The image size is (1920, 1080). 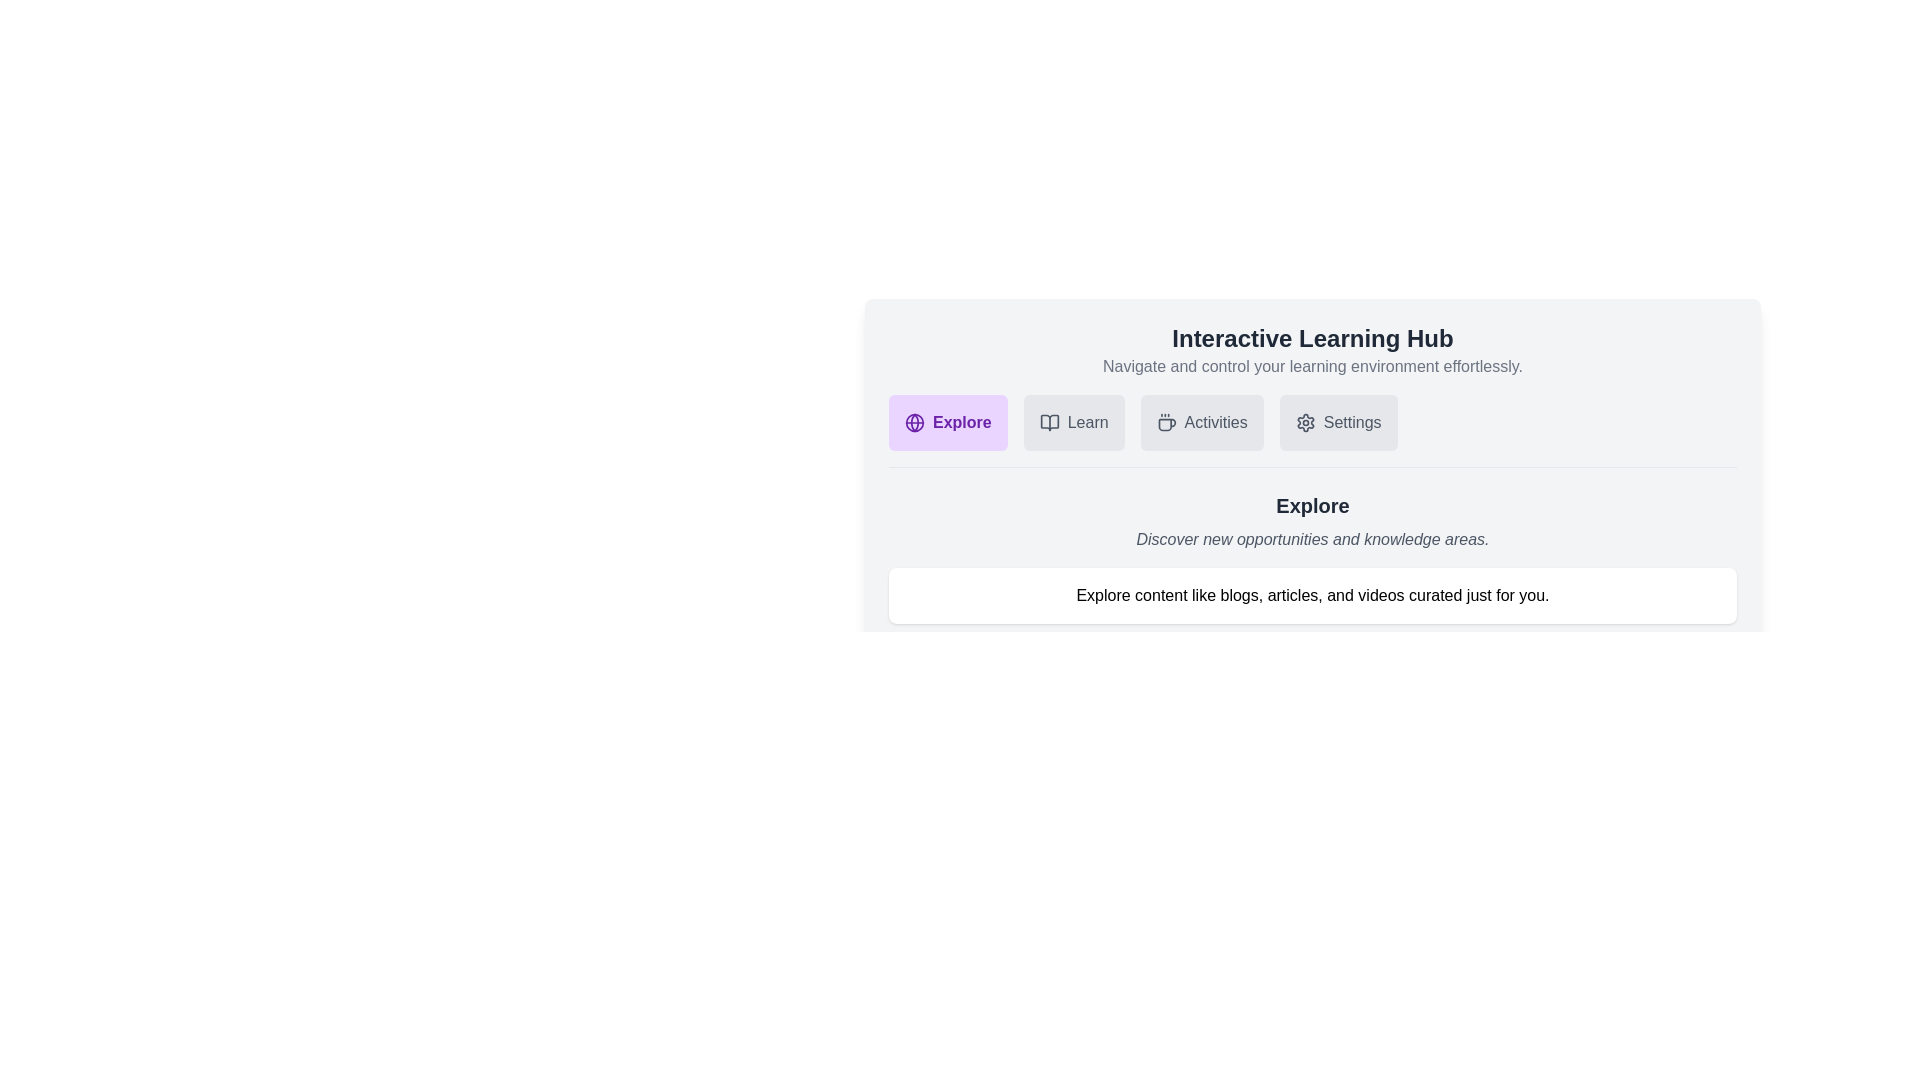 I want to click on the cogwheel-shaped settings icon located in the navigation header to the far right, next to 'Activities' and 'Learn', so click(x=1305, y=422).